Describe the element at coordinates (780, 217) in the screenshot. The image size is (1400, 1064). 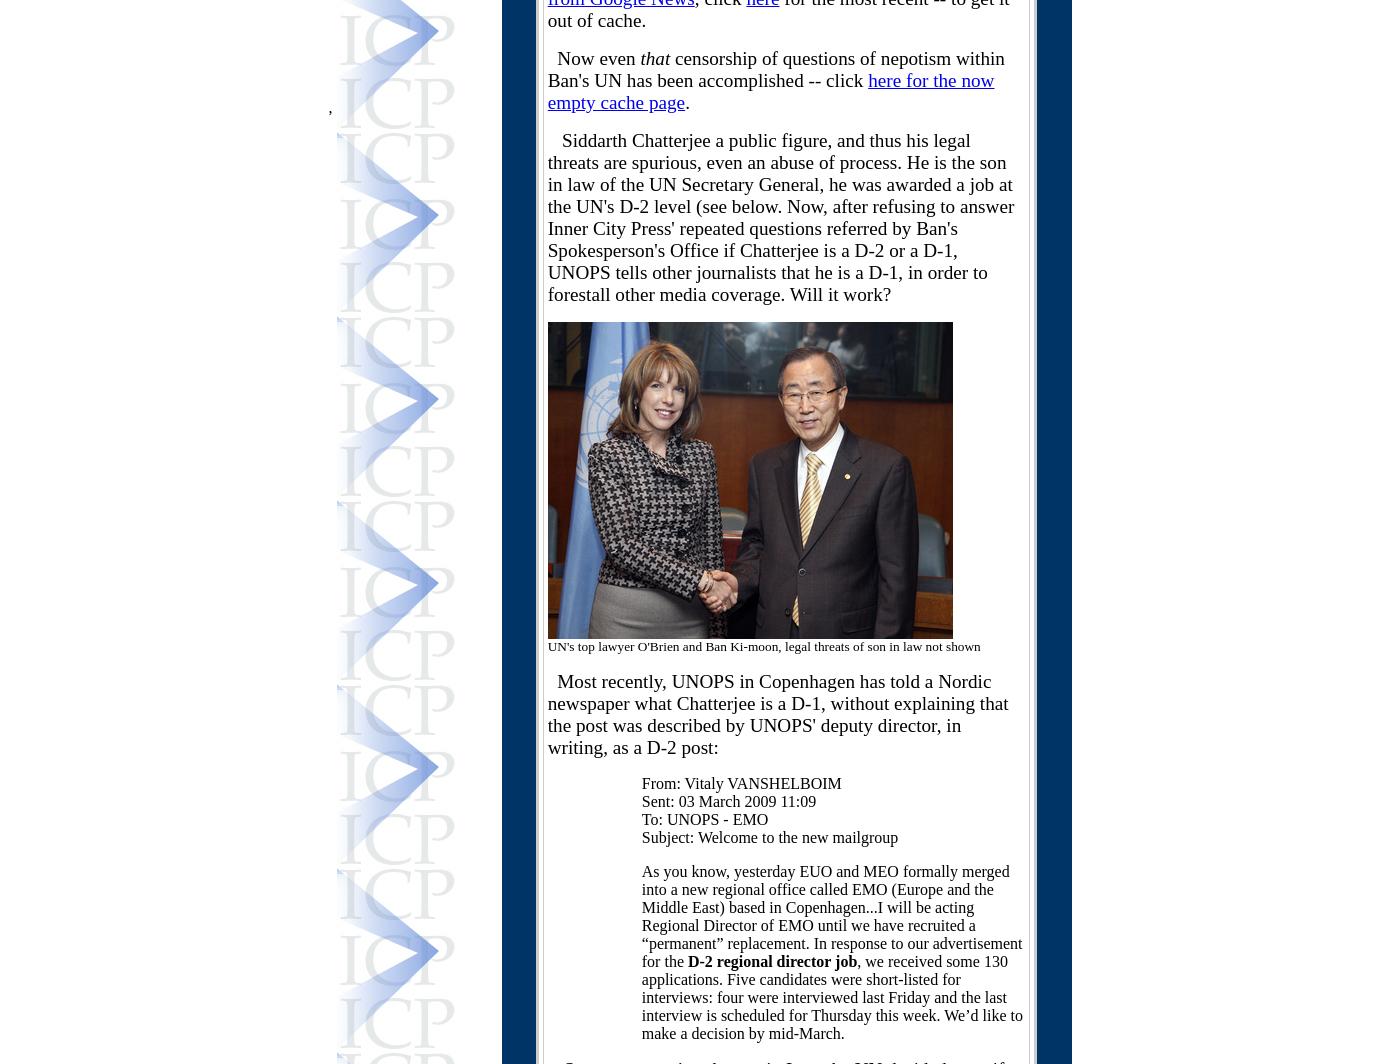
I see `'Siddarth Chatterjee a public figure,
and thus his legal threats are spurious, even an abuse of process. He
is the son in law of the UN Secretary General, he was awarded a job
at the UN's D-2 level (see below. Now, after refusing to answer Inner
City
Press' repeated questions referred by Ban's Spokesperson's Office if
Chatterjee is a D-2 or a D-1, UNOPS tells other journalists
that he is a D-1, in order to forestall other media coverage. Will it
work?'` at that location.